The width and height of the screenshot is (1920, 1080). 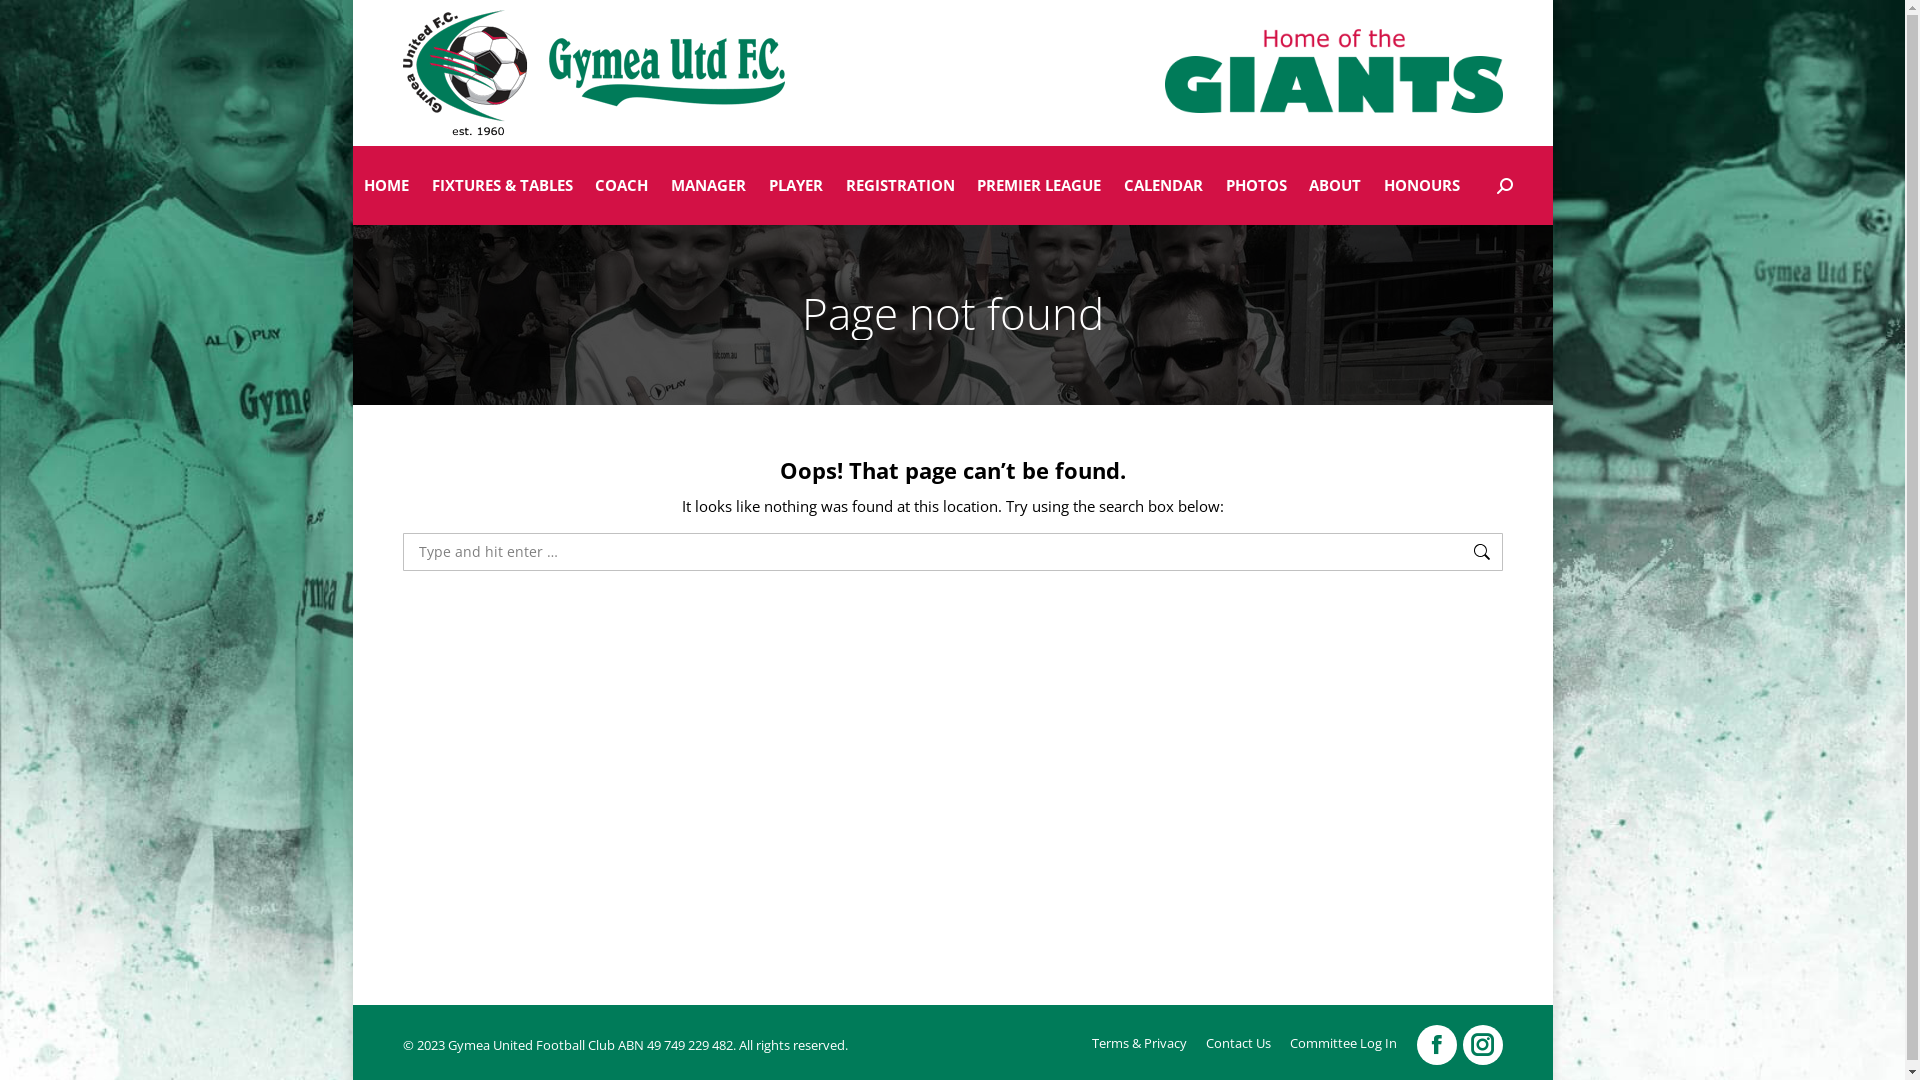 What do you see at coordinates (1255, 185) in the screenshot?
I see `'PHOTOS'` at bounding box center [1255, 185].